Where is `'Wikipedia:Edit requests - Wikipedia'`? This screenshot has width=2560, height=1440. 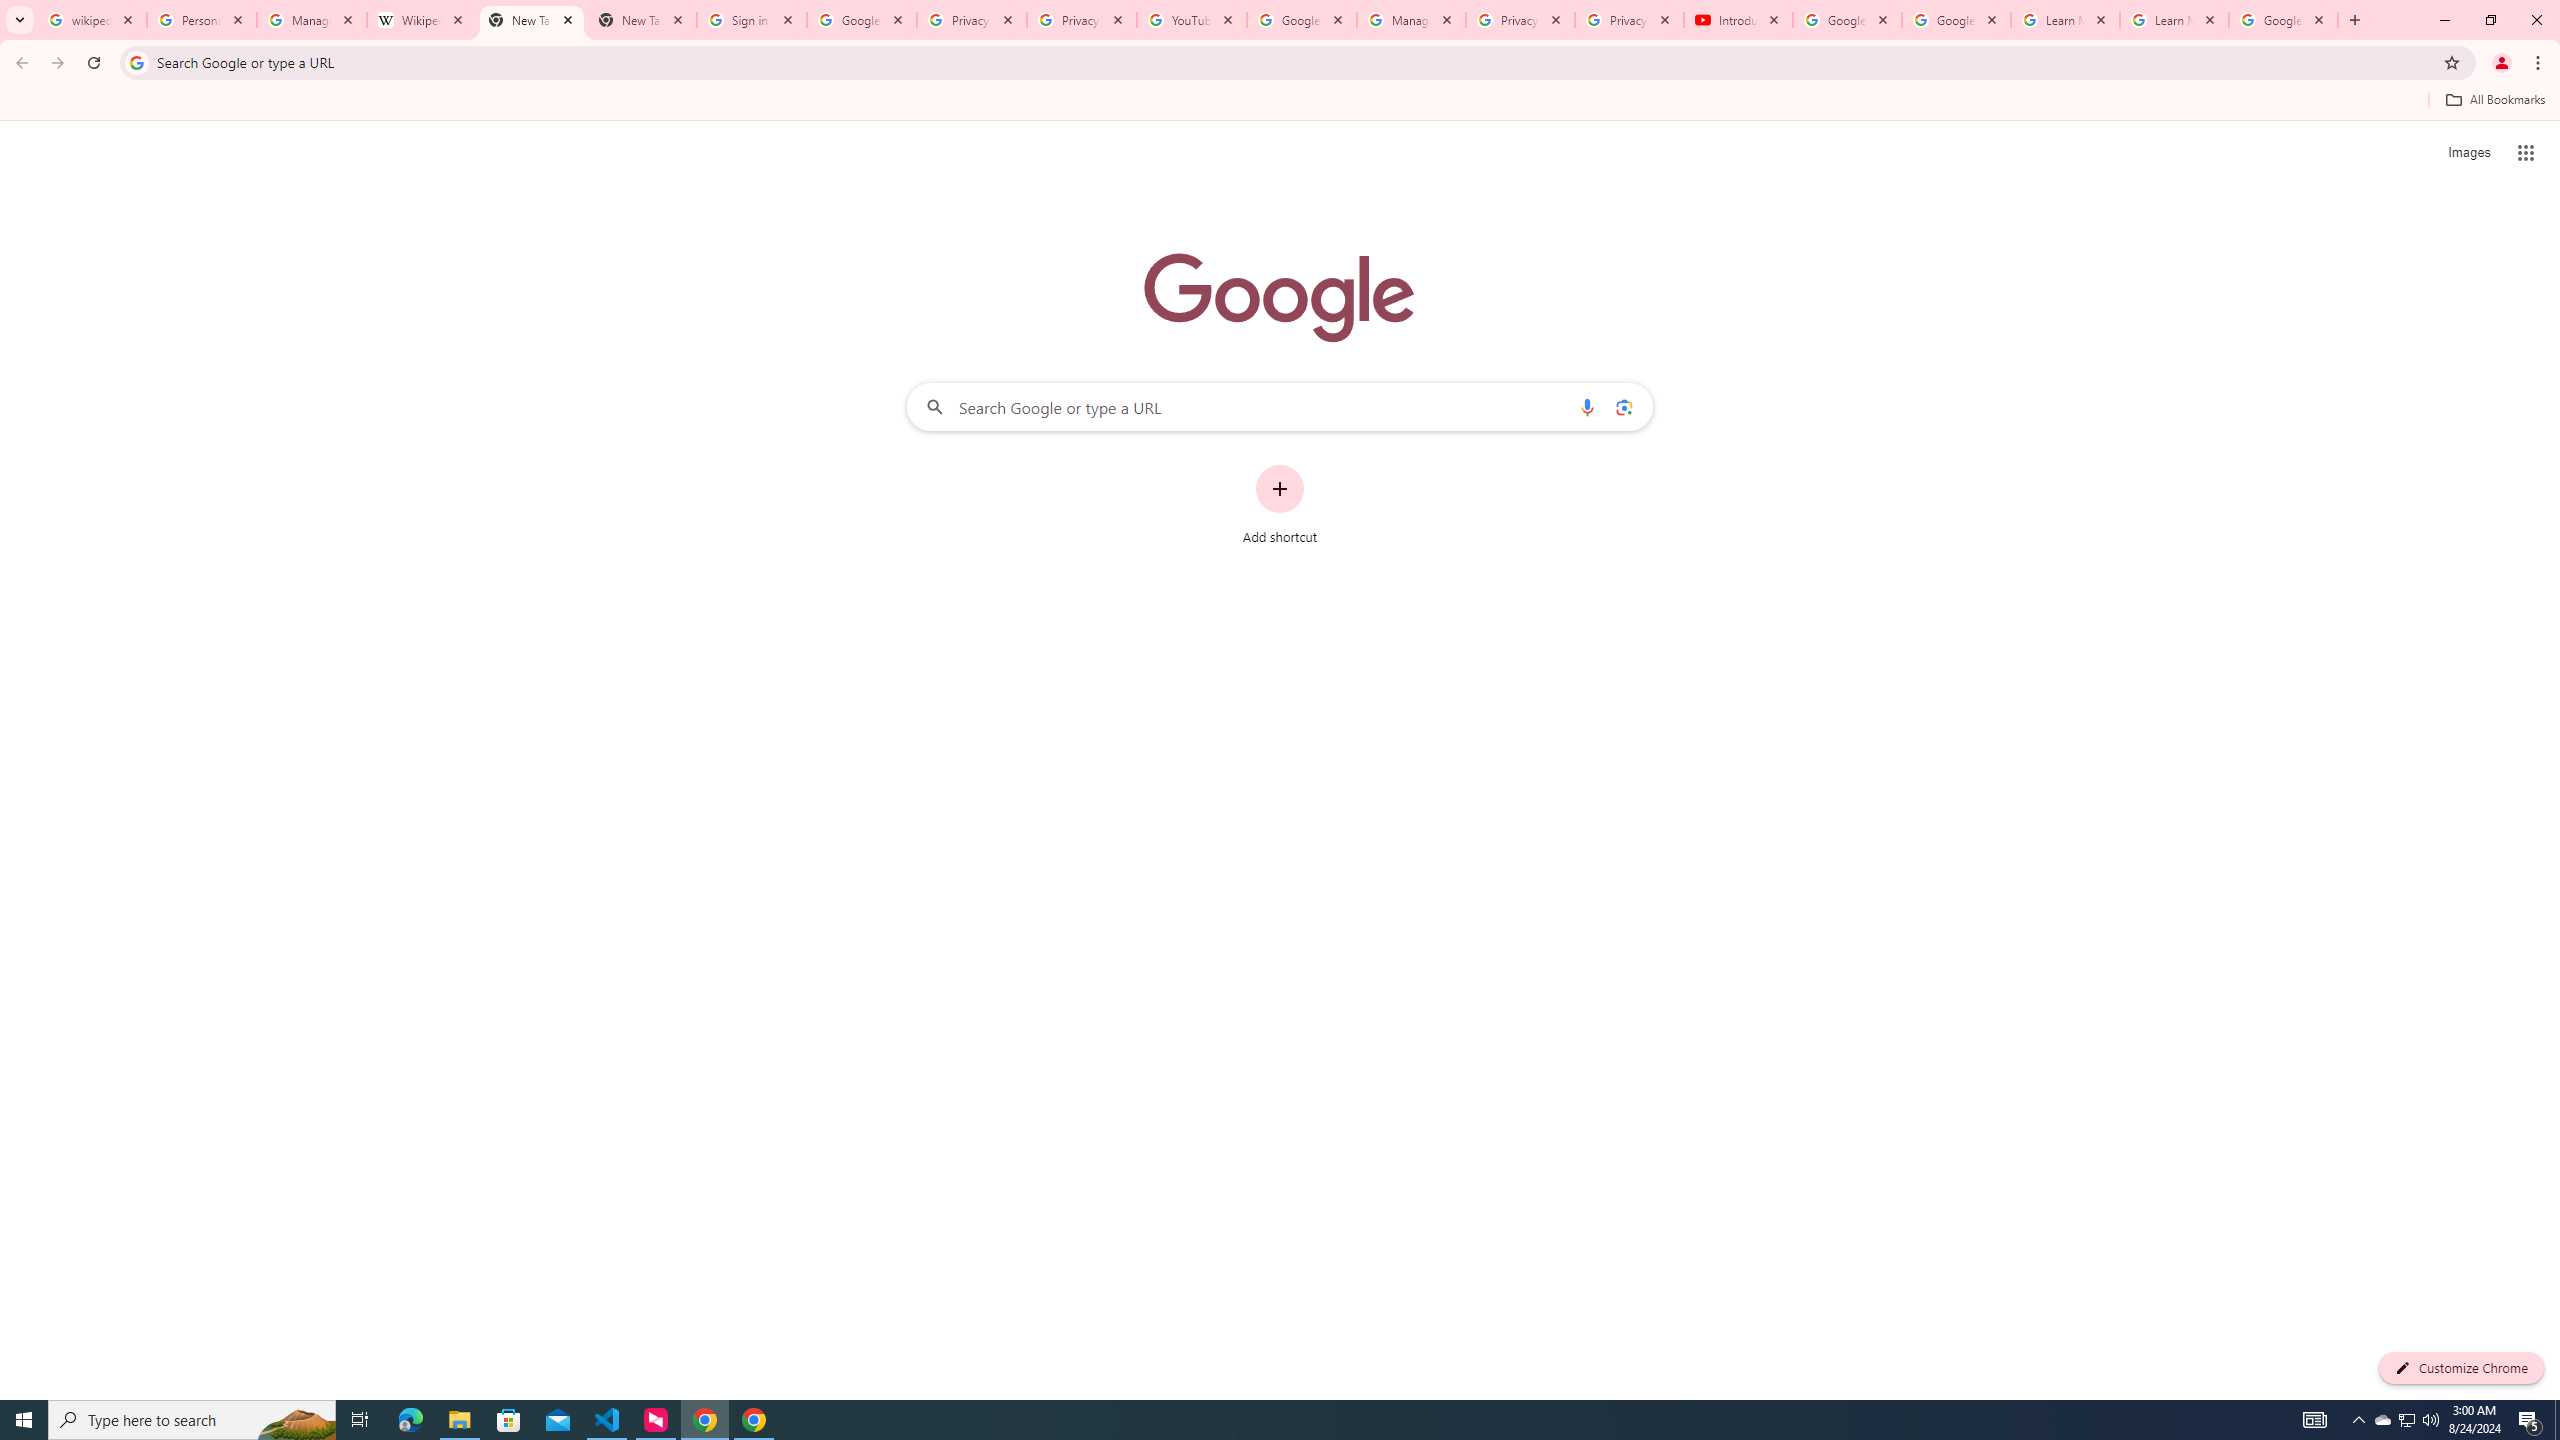
'Wikipedia:Edit requests - Wikipedia' is located at coordinates (421, 19).